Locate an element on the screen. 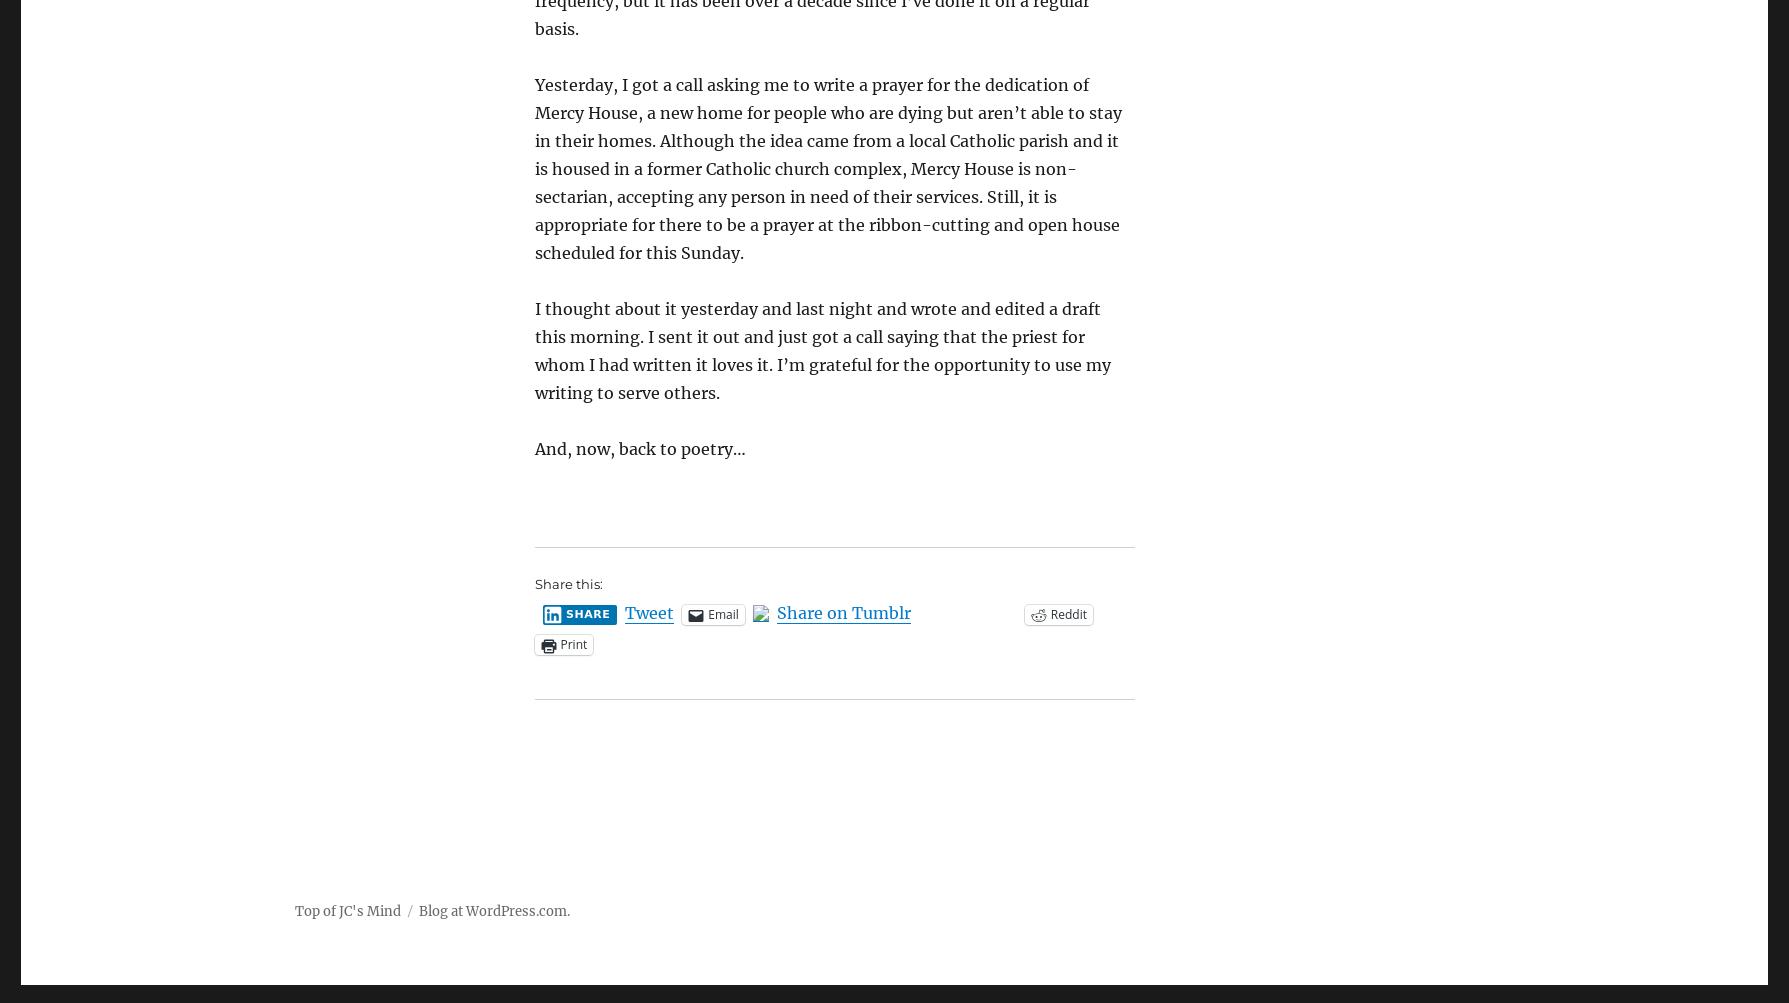 This screenshot has height=1003, width=1789. 'I thought about it yesterday and last night and wrote and edited a draft this morning. I sent it out and just got a call saying that the priest for whom I had written it loves it. I’m grateful for the opportunity to use my writing to serve others.' is located at coordinates (822, 349).